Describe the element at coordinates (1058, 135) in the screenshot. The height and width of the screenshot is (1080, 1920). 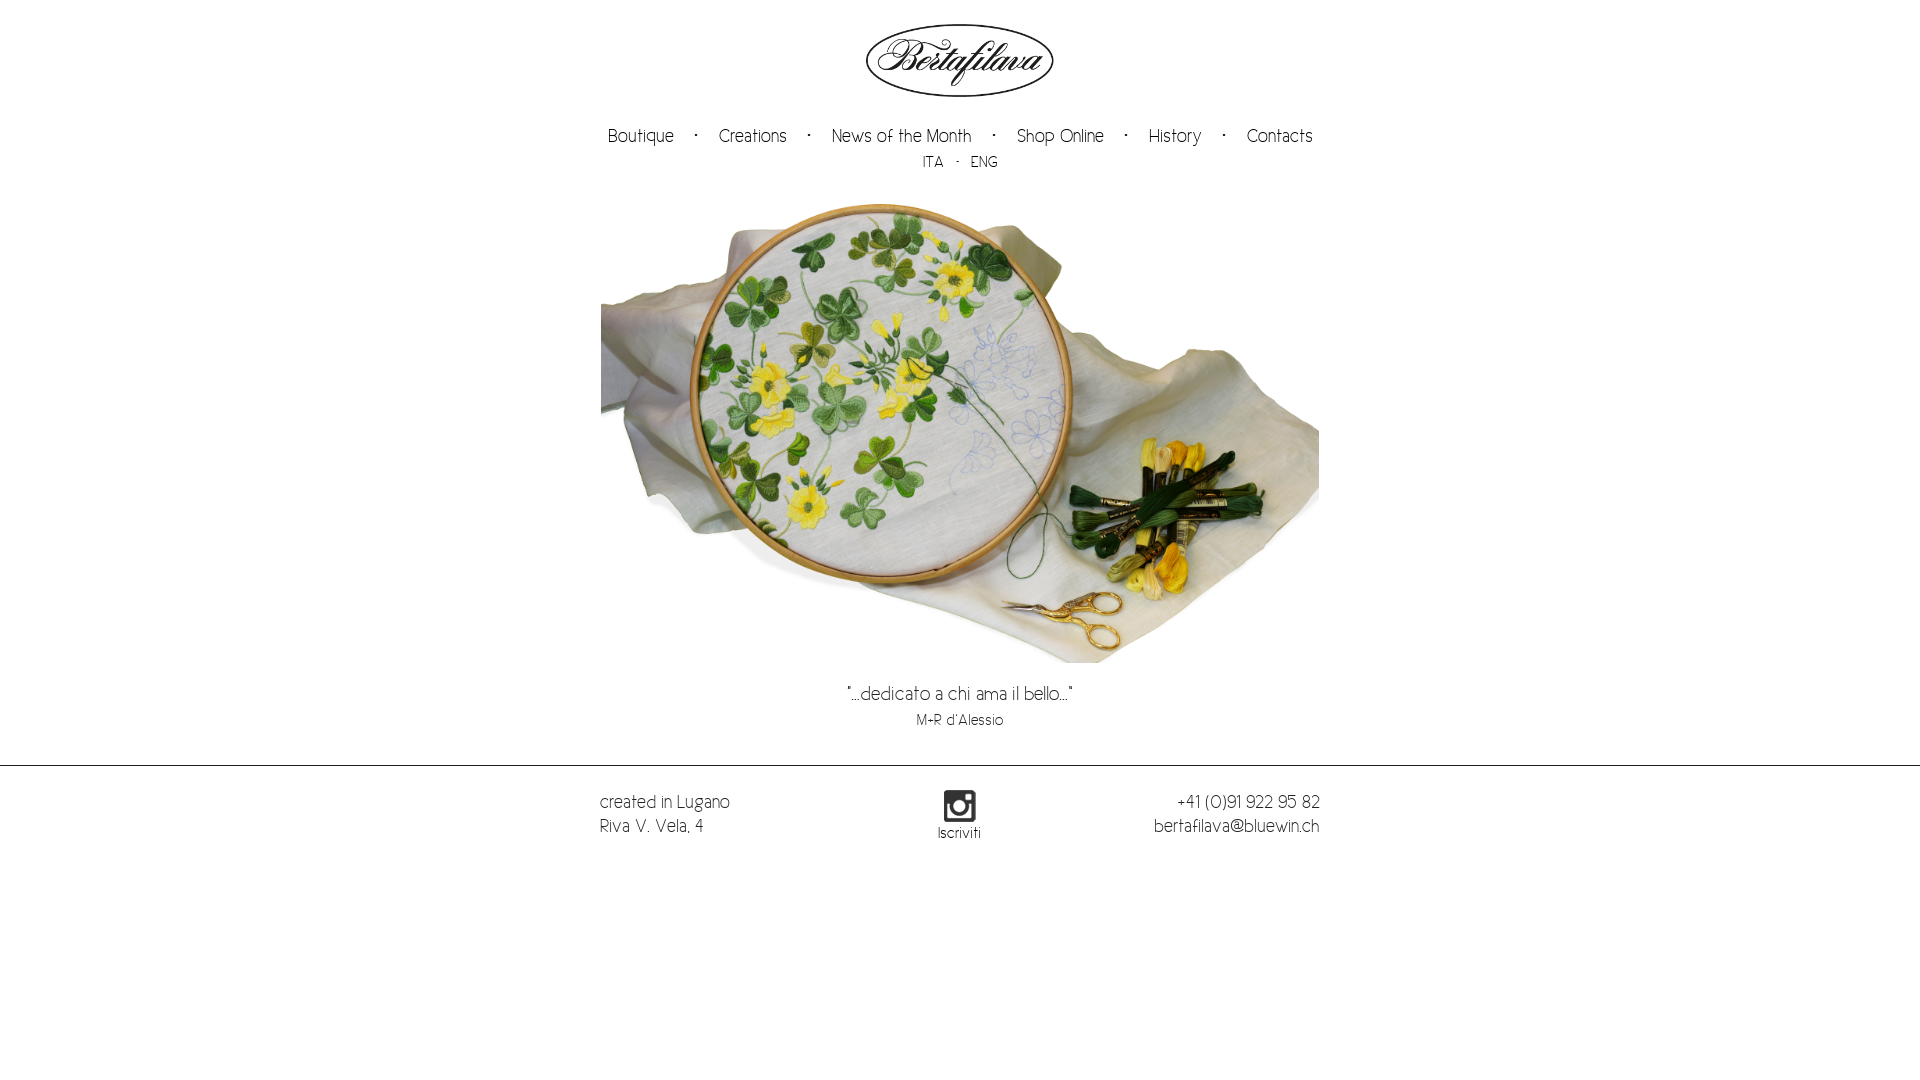
I see `'Shop Online'` at that location.